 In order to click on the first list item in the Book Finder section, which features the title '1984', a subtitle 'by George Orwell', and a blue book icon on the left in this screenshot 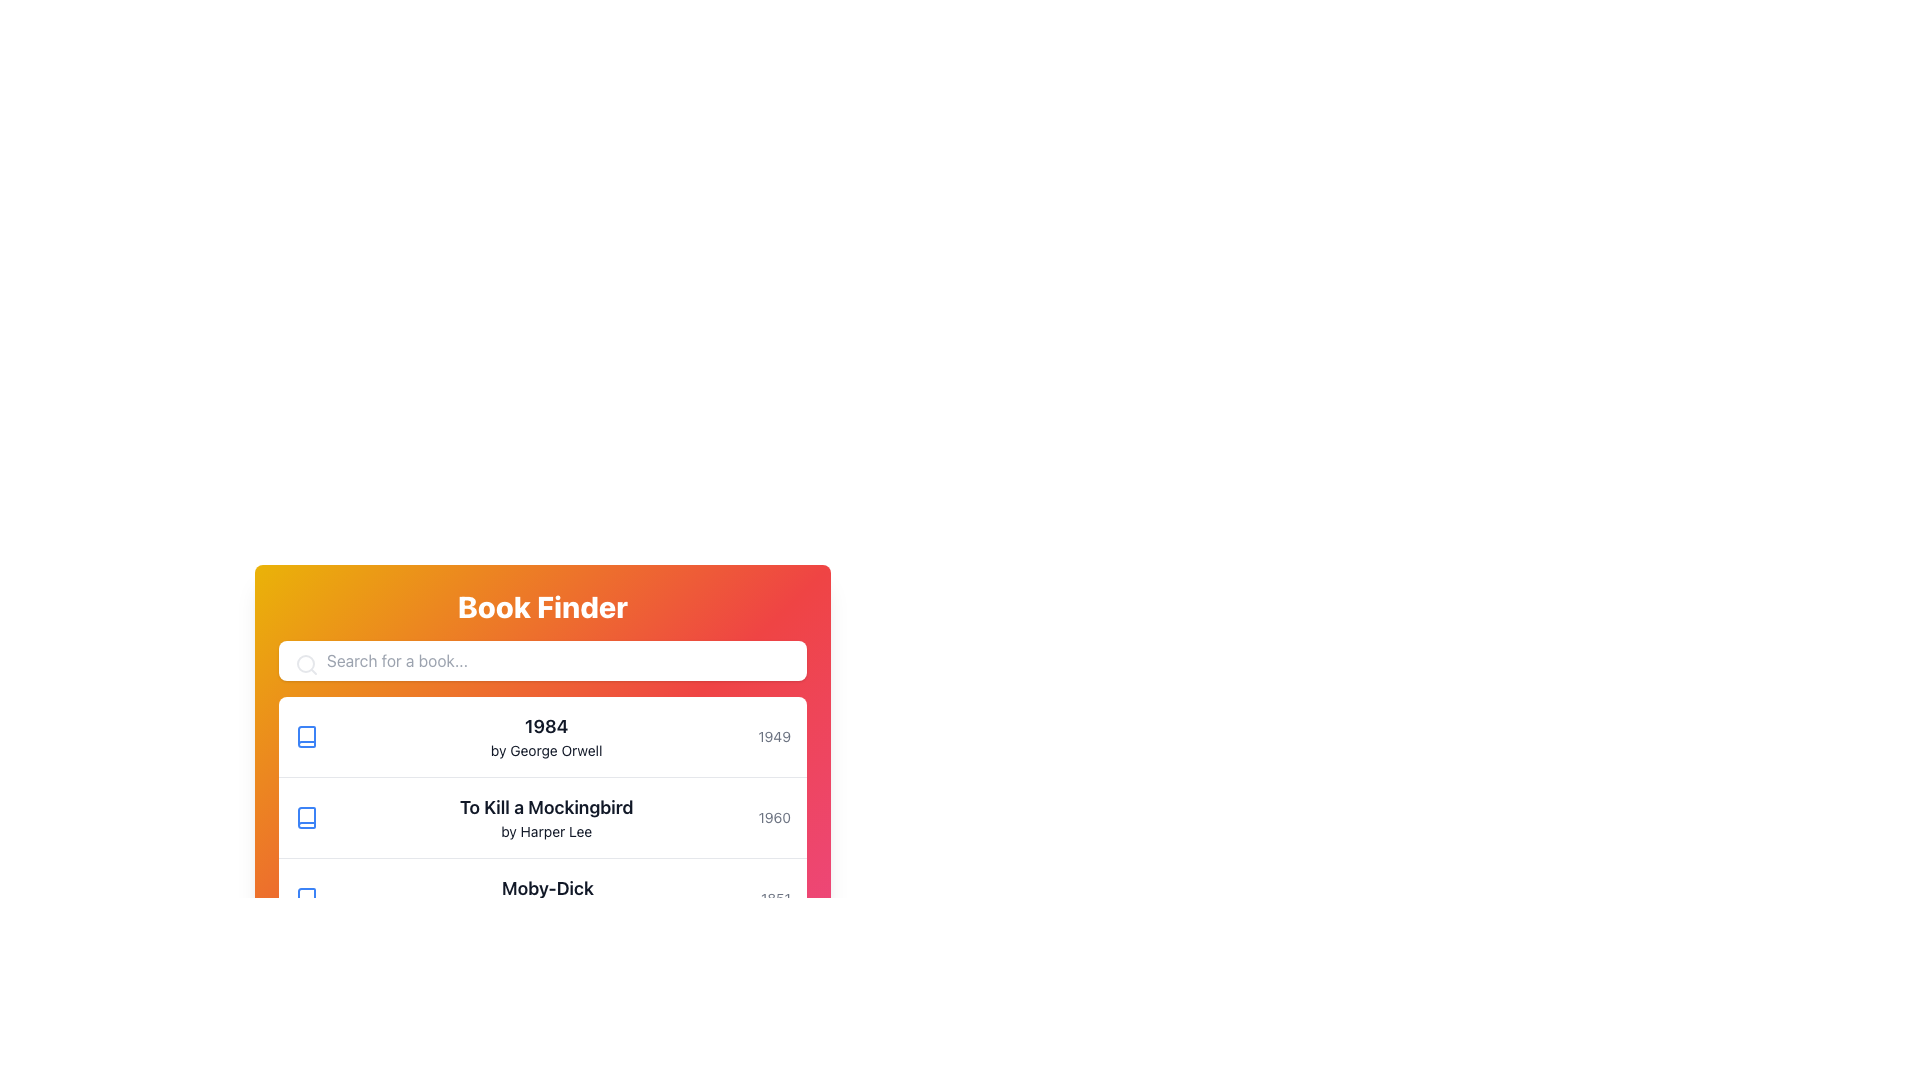, I will do `click(542, 737)`.